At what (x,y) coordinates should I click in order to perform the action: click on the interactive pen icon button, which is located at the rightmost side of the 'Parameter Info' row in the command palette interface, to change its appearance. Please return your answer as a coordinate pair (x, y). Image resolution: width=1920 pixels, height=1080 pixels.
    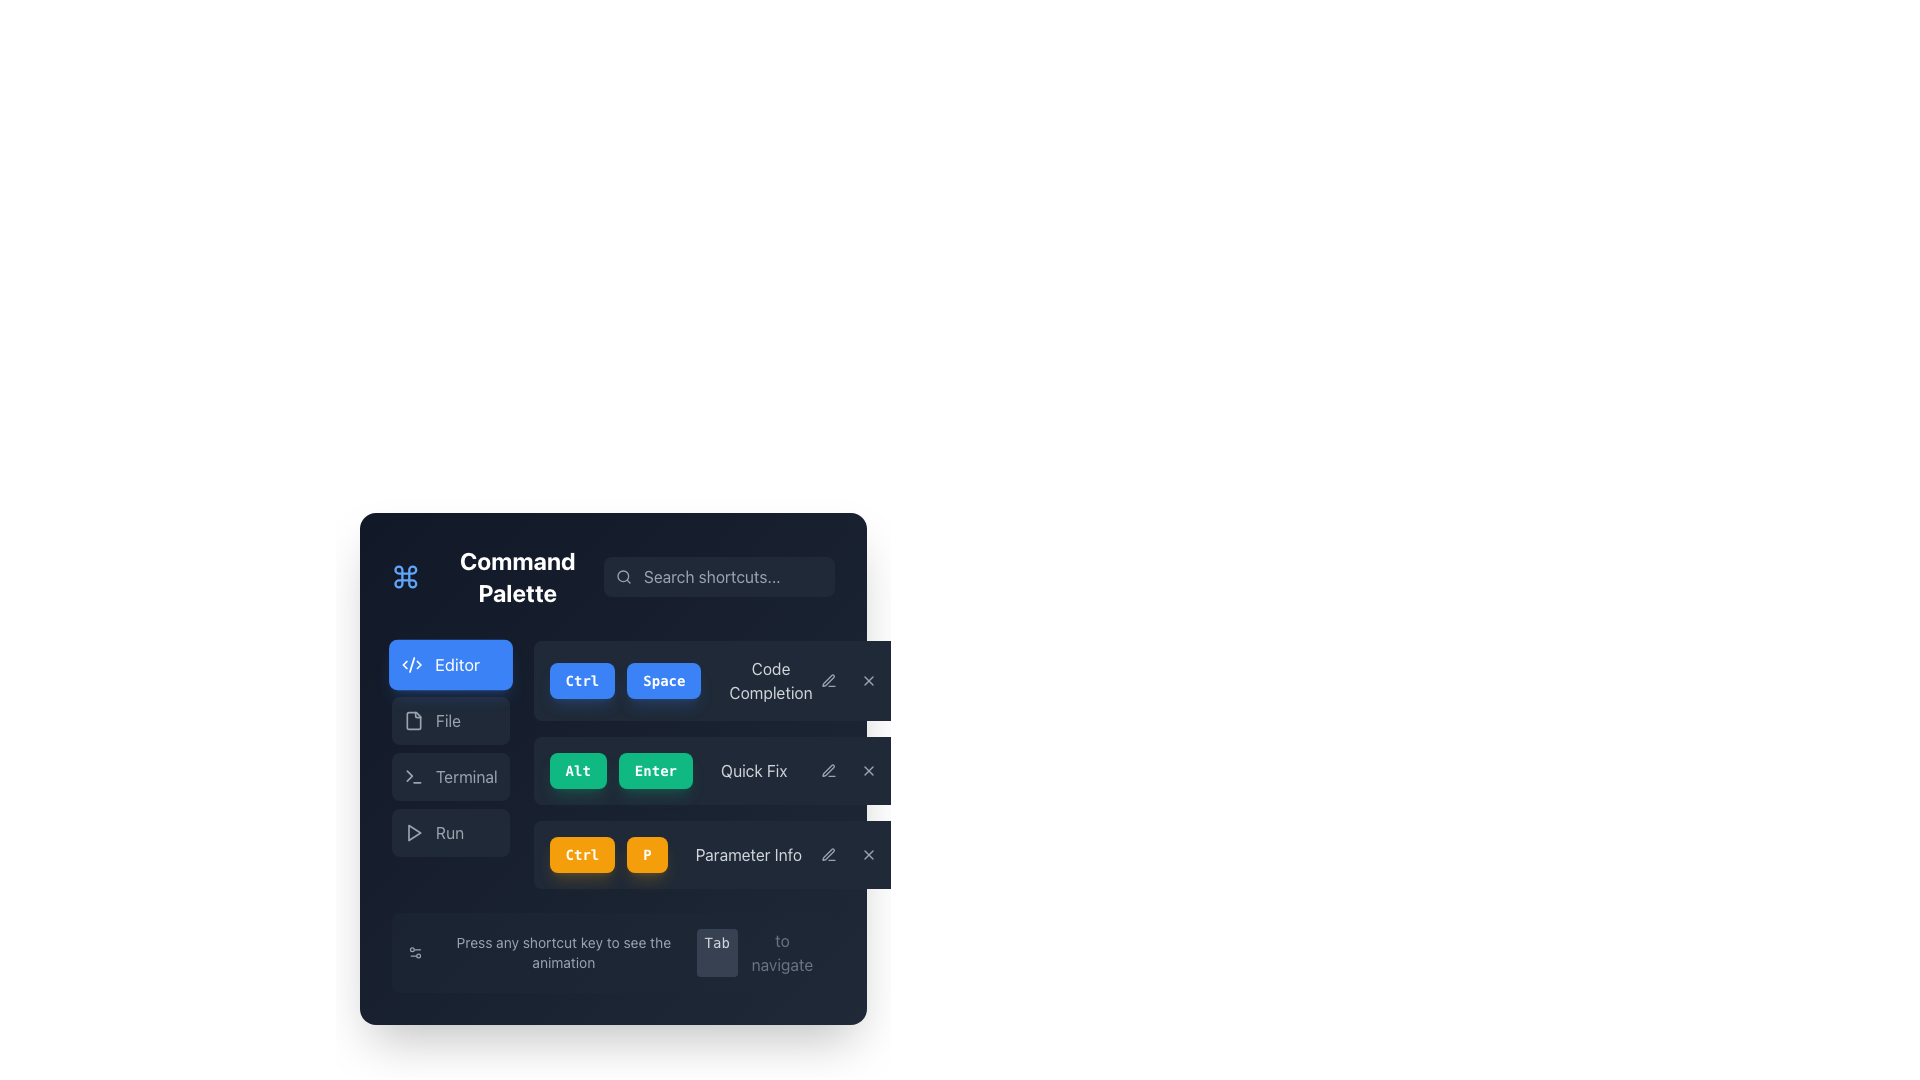
    Looking at the image, I should click on (828, 855).